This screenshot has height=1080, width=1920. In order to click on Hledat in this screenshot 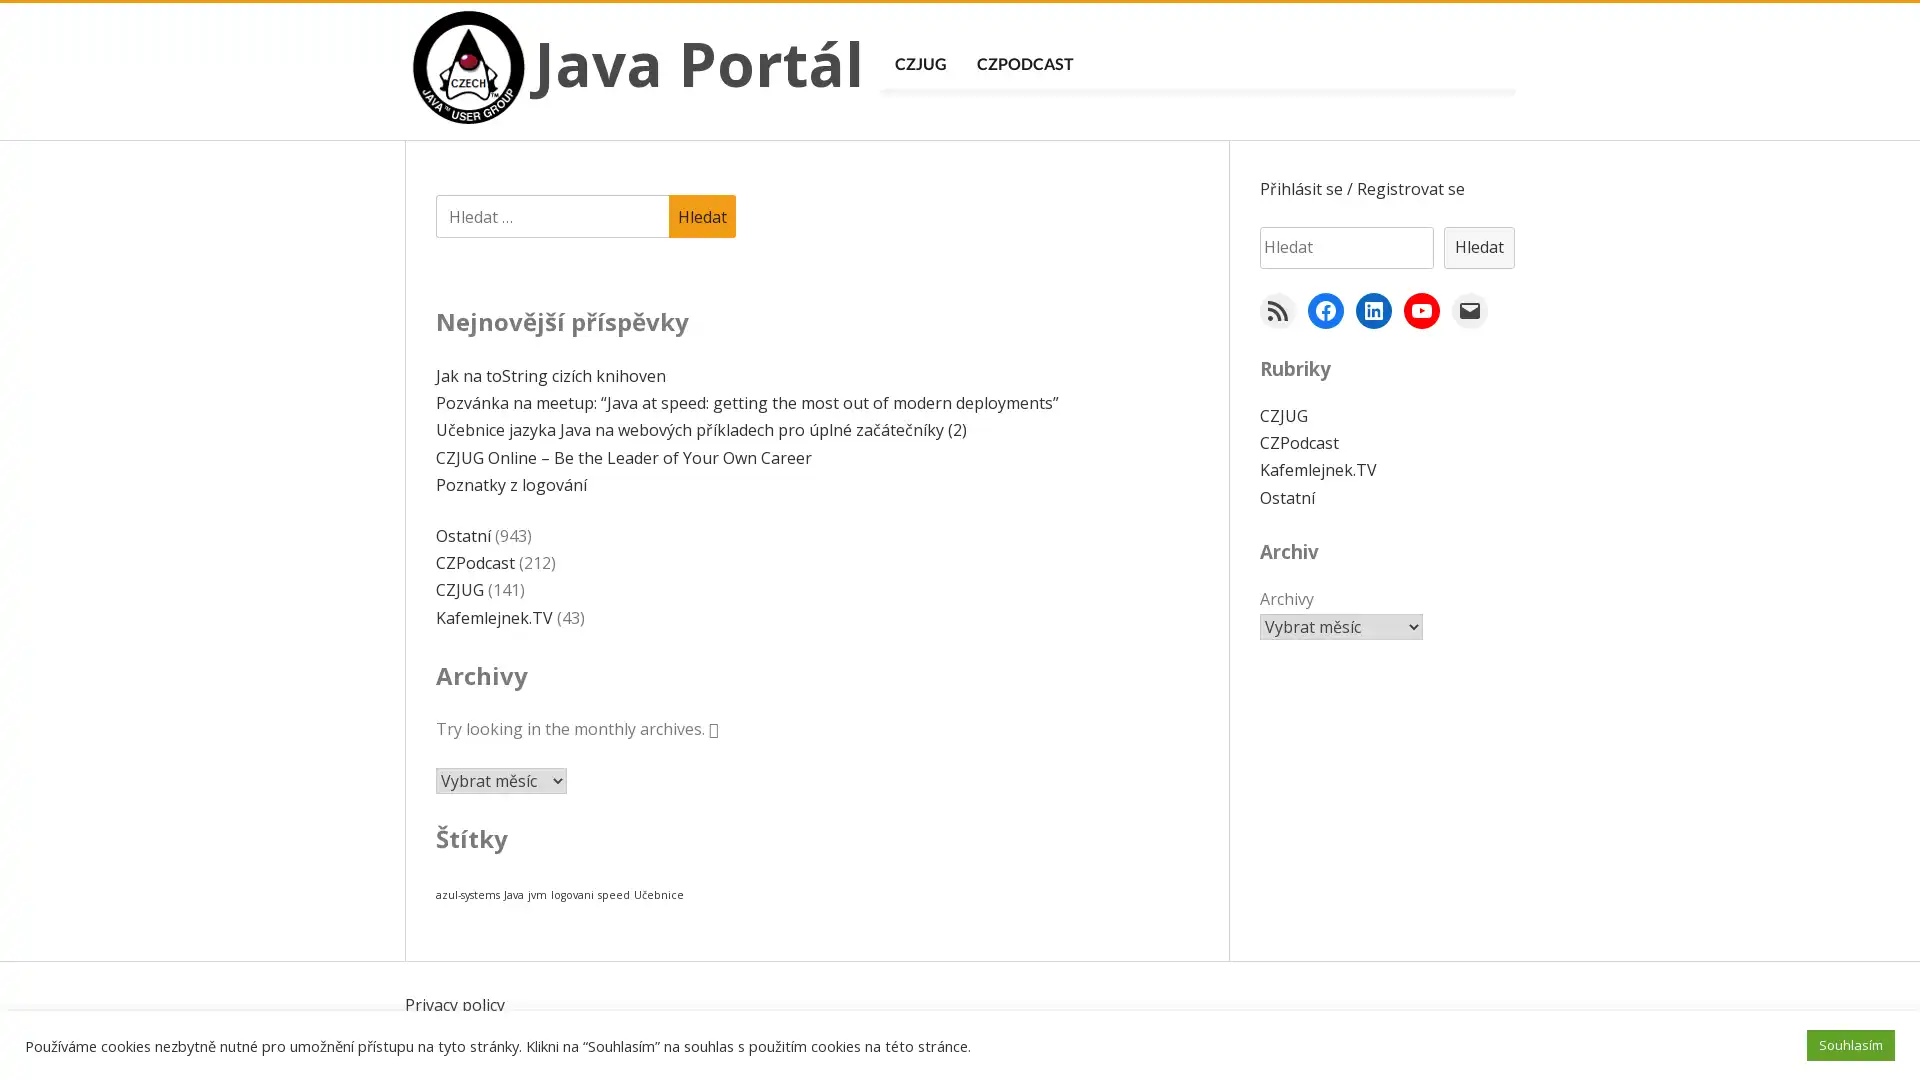, I will do `click(1479, 246)`.